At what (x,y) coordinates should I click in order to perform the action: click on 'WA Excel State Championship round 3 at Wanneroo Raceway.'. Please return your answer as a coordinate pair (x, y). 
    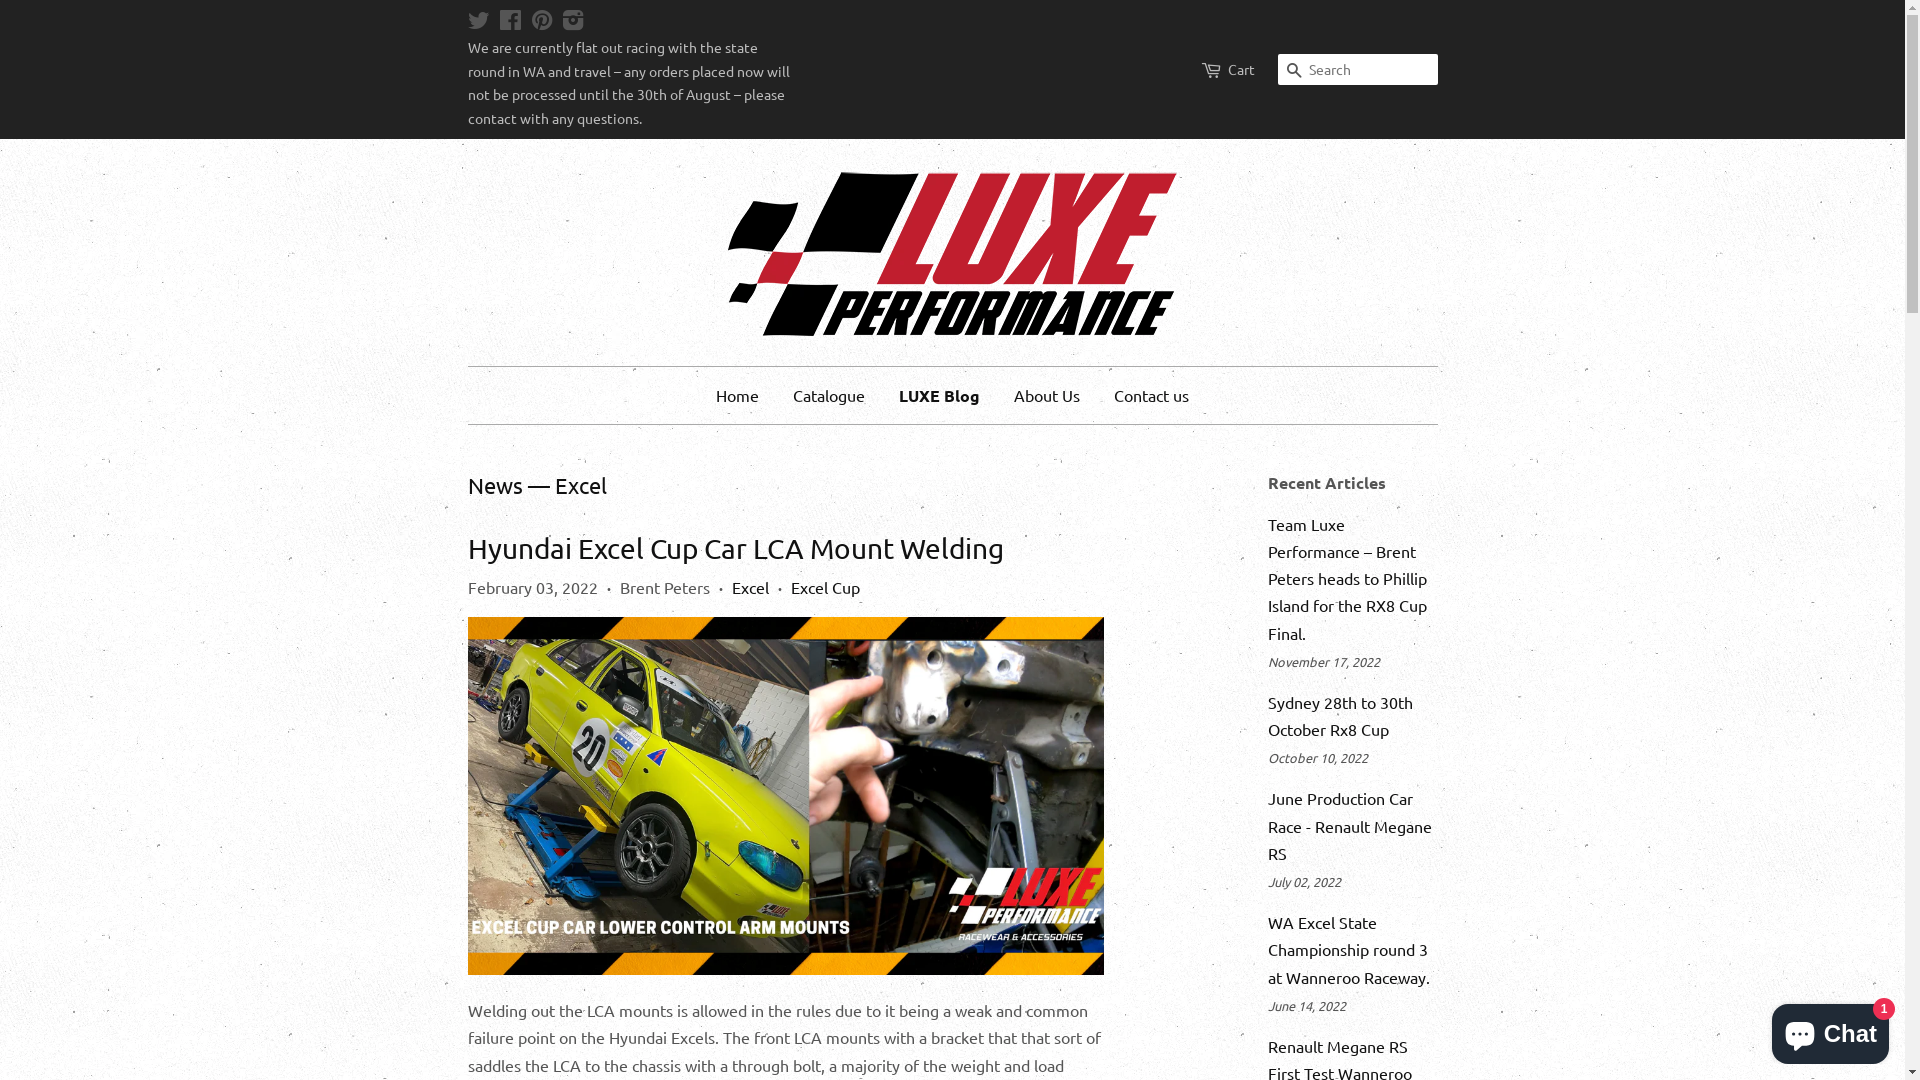
    Looking at the image, I should click on (1348, 947).